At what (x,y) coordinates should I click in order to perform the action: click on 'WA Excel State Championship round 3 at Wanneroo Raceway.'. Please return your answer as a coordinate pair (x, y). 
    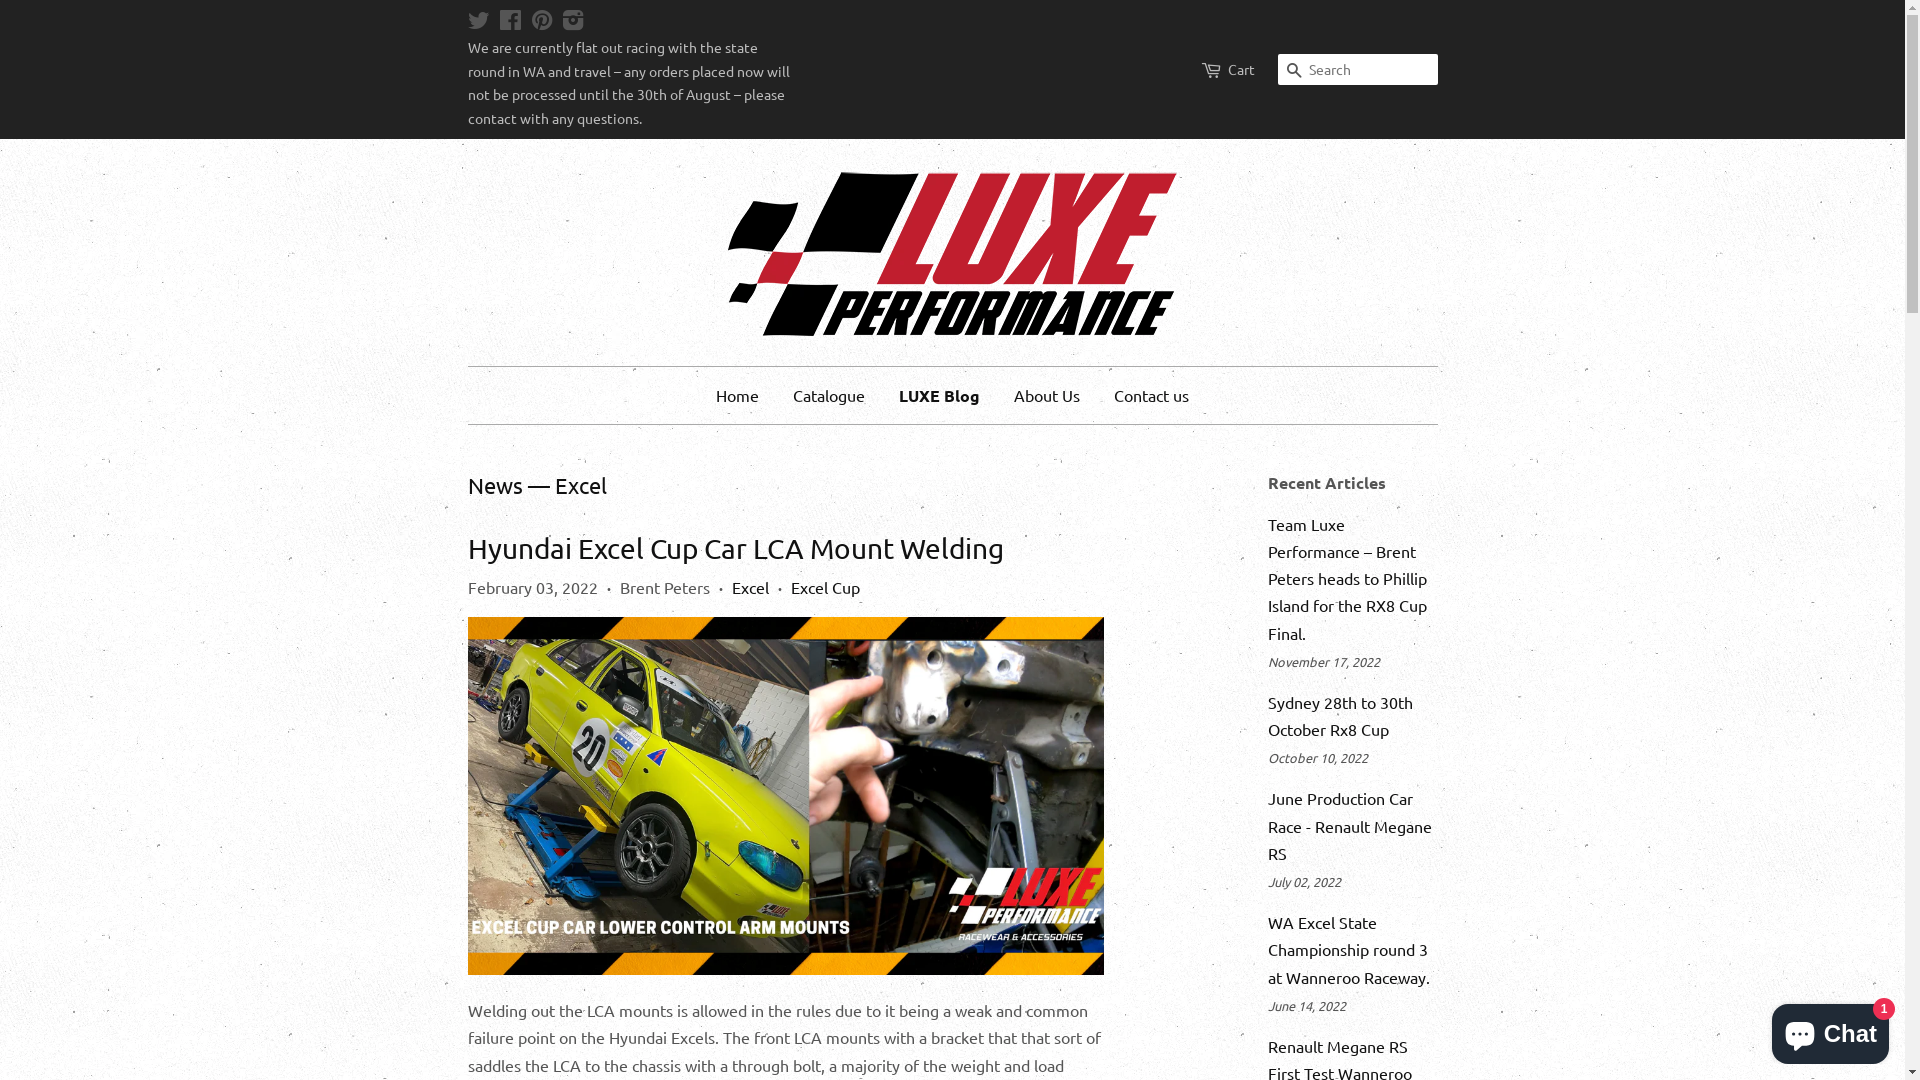
    Looking at the image, I should click on (1348, 947).